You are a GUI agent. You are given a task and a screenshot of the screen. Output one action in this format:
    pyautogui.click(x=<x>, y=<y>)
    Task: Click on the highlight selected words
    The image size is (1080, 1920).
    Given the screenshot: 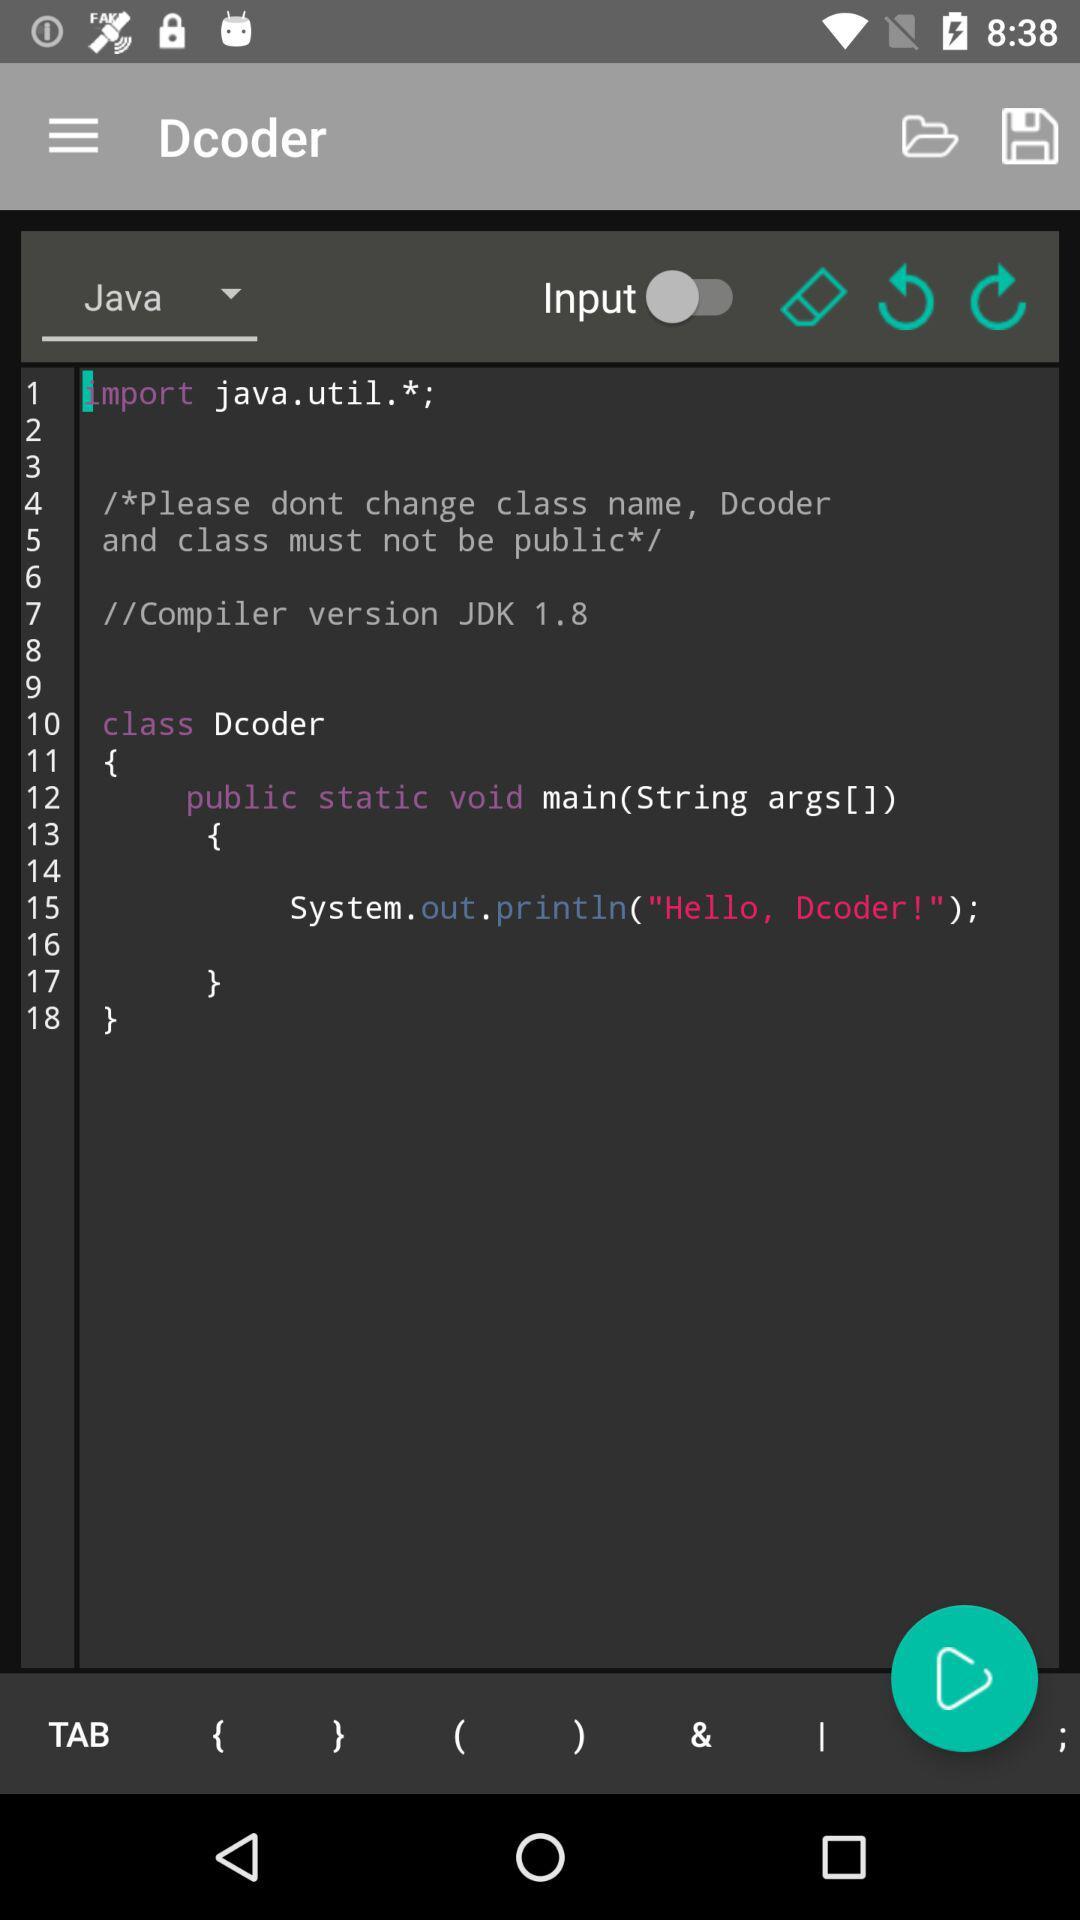 What is the action you would take?
    pyautogui.click(x=813, y=295)
    